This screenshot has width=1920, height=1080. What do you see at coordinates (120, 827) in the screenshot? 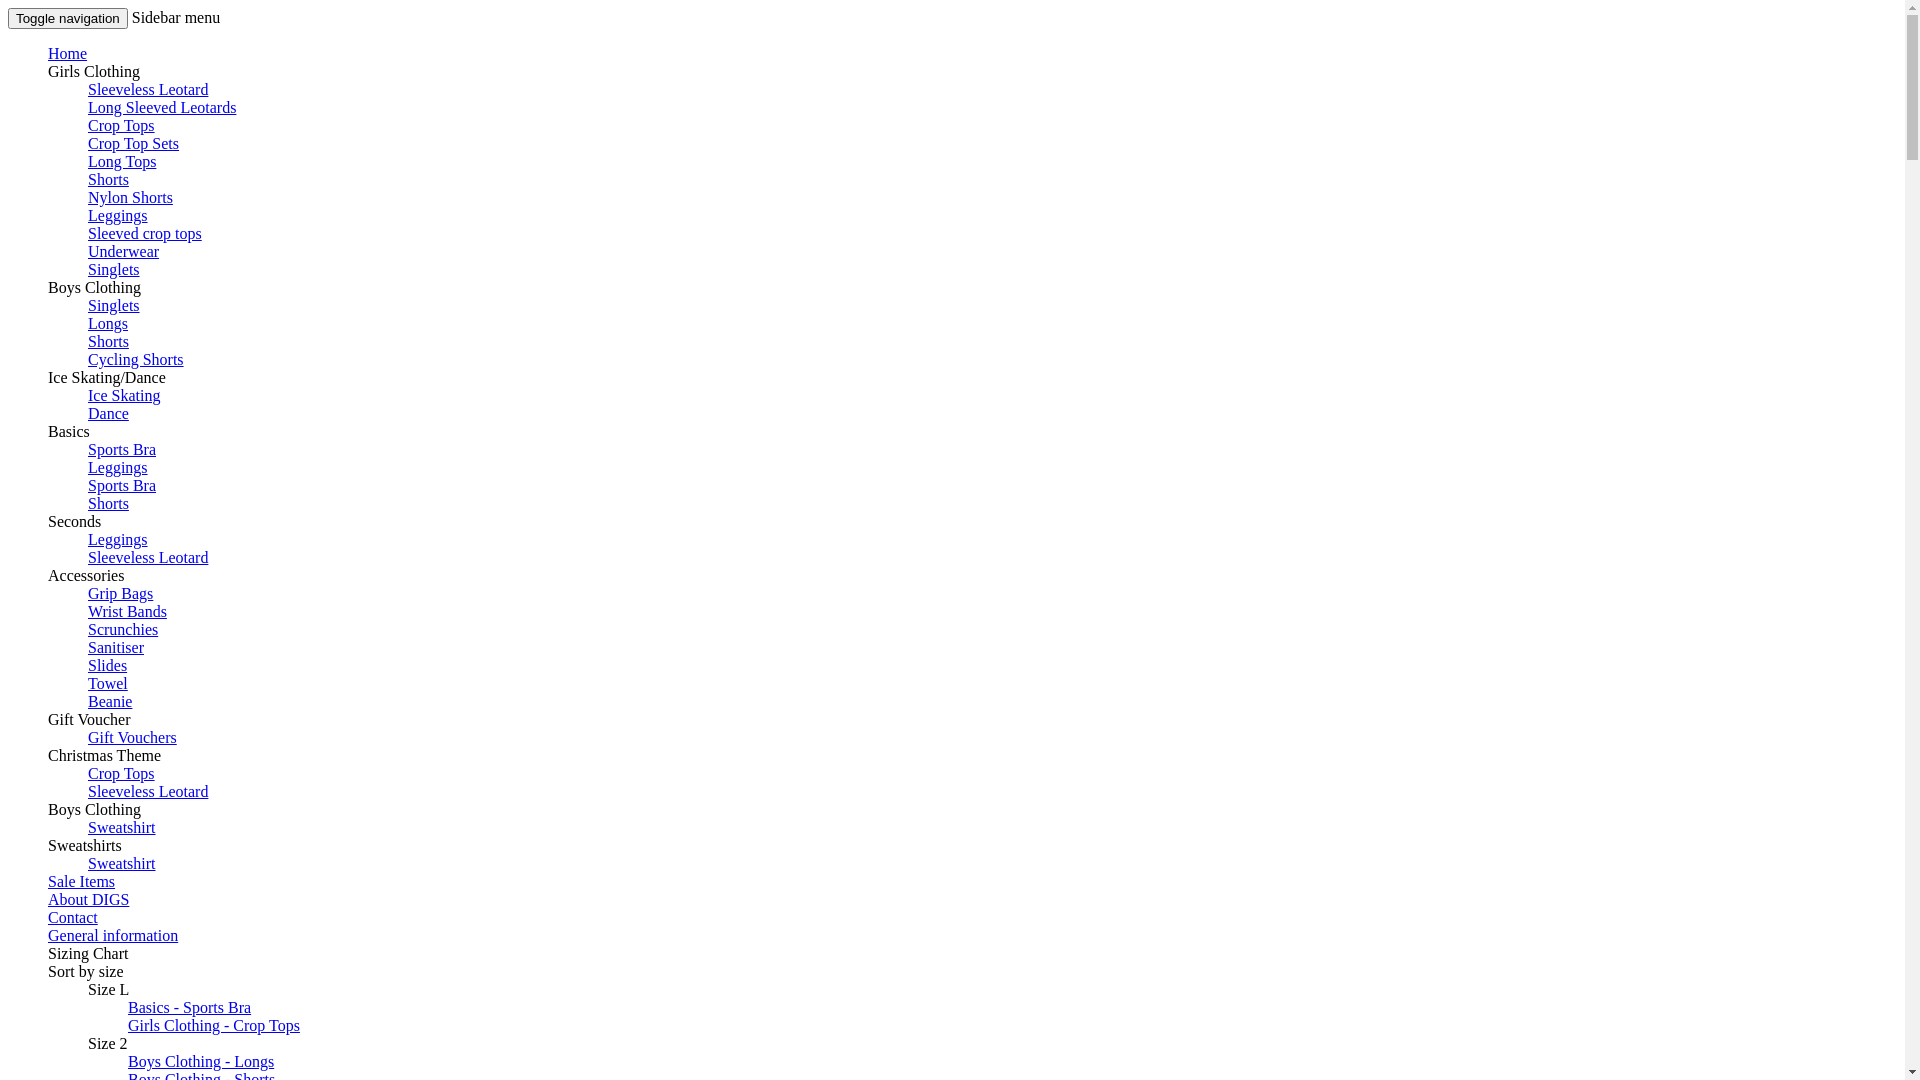
I see `'Sweatshirt'` at bounding box center [120, 827].